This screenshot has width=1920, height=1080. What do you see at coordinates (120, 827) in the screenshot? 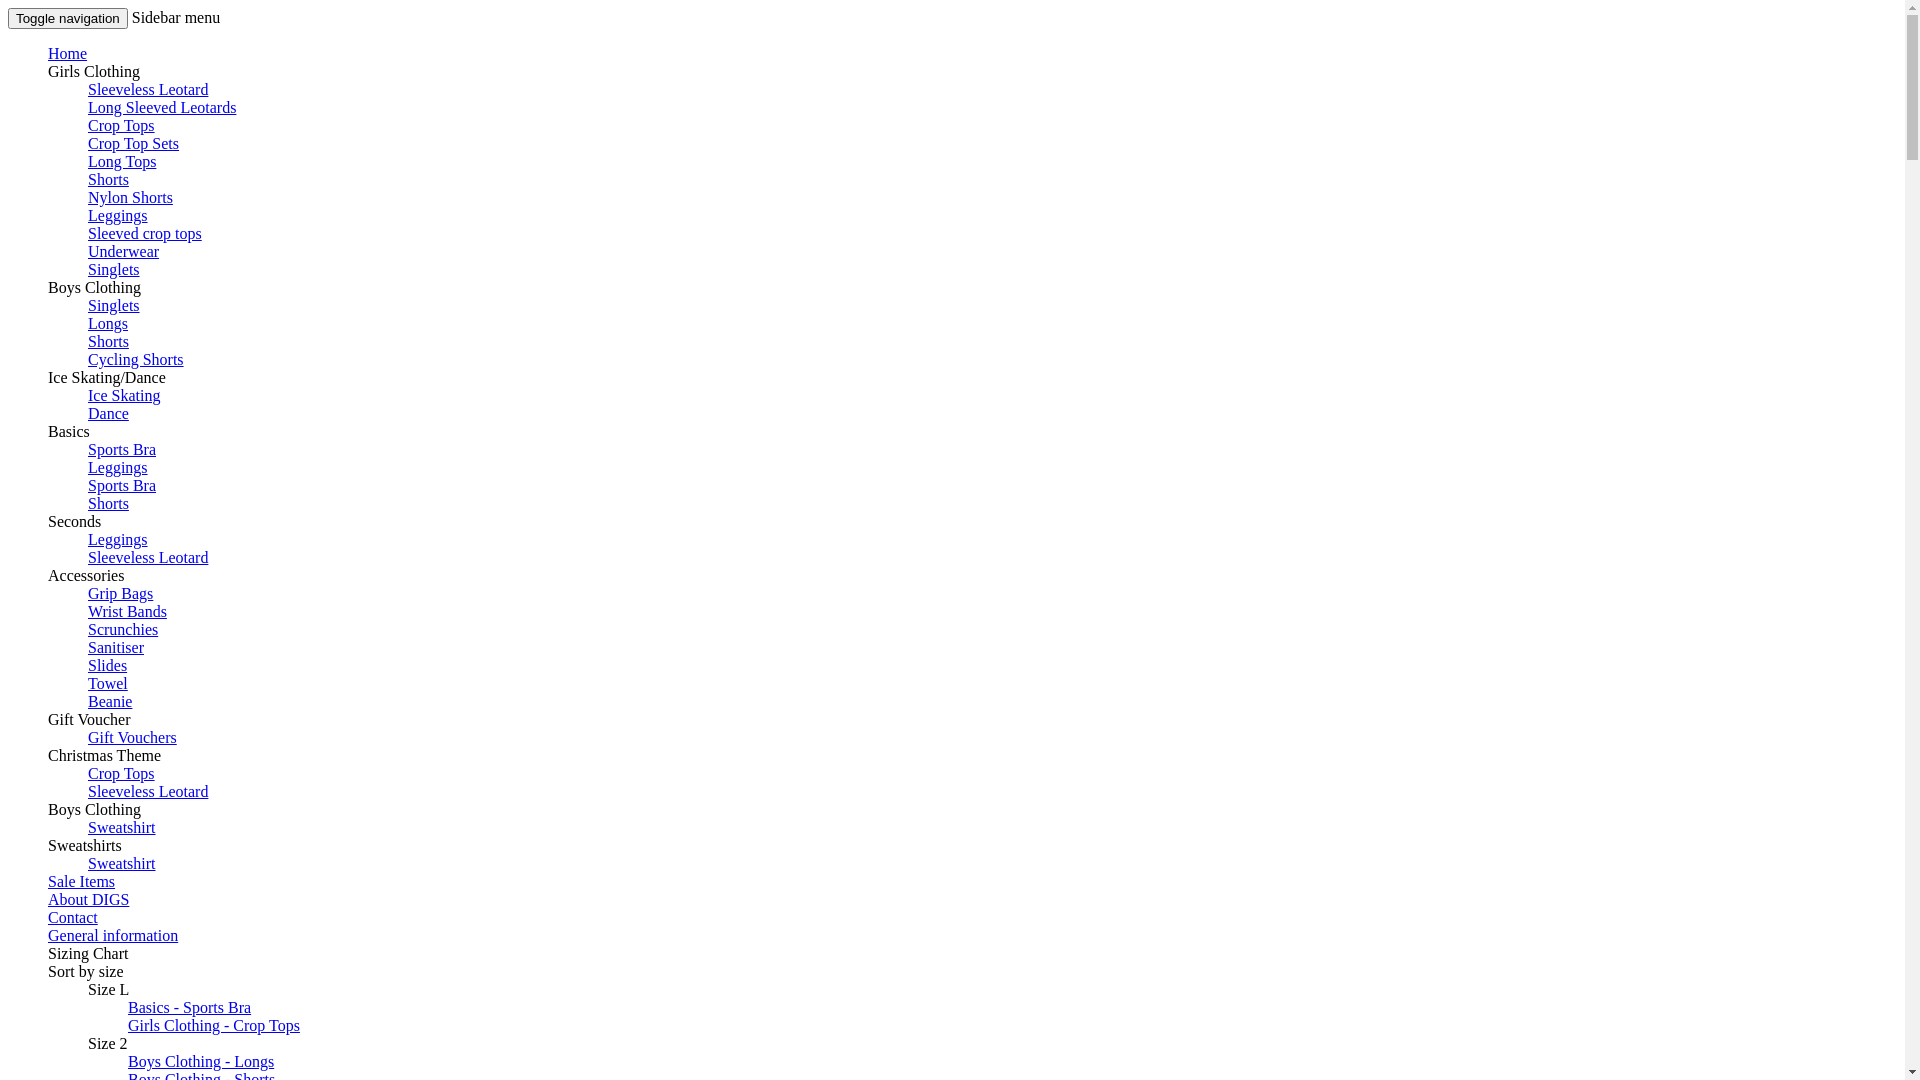
I see `'Sweatshirt'` at bounding box center [120, 827].